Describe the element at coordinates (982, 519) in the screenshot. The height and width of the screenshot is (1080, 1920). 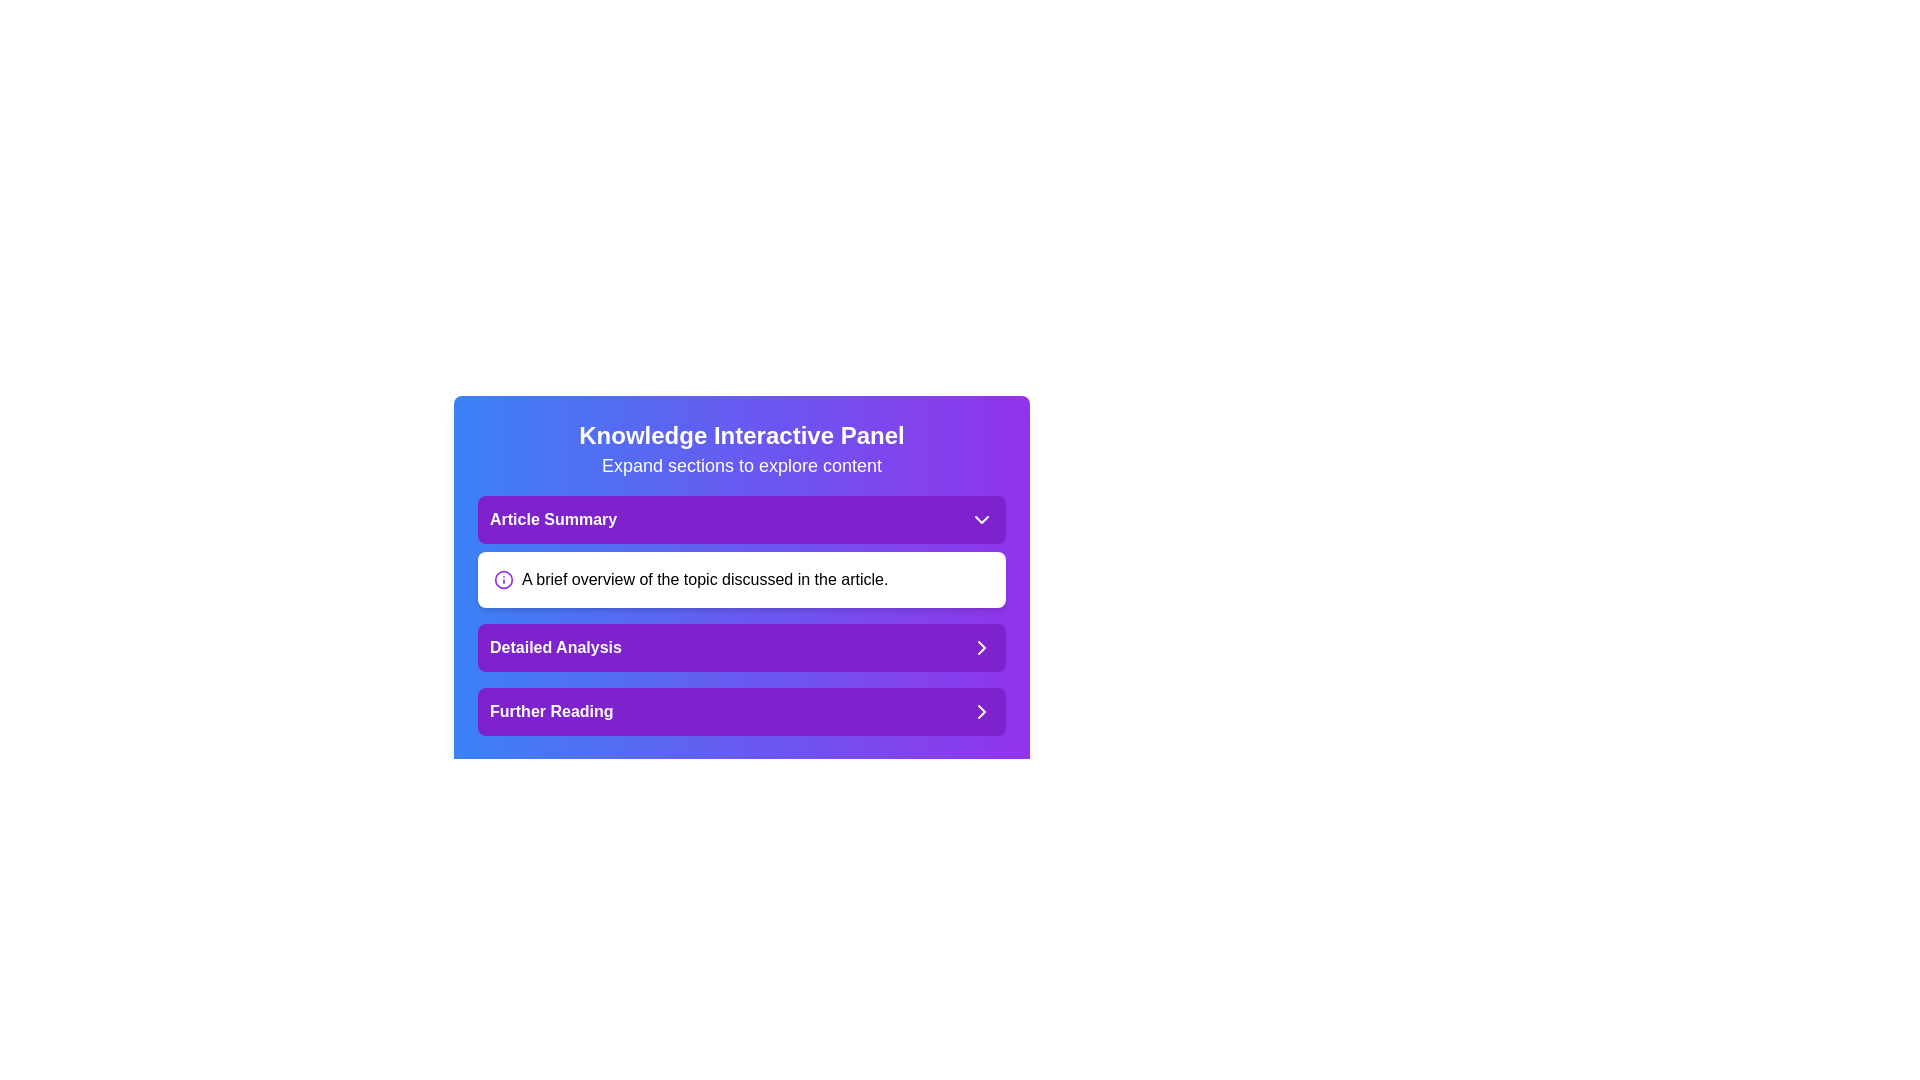
I see `the expand/collapse icon located at the far-right end of the 'Article Summary' section header` at that location.